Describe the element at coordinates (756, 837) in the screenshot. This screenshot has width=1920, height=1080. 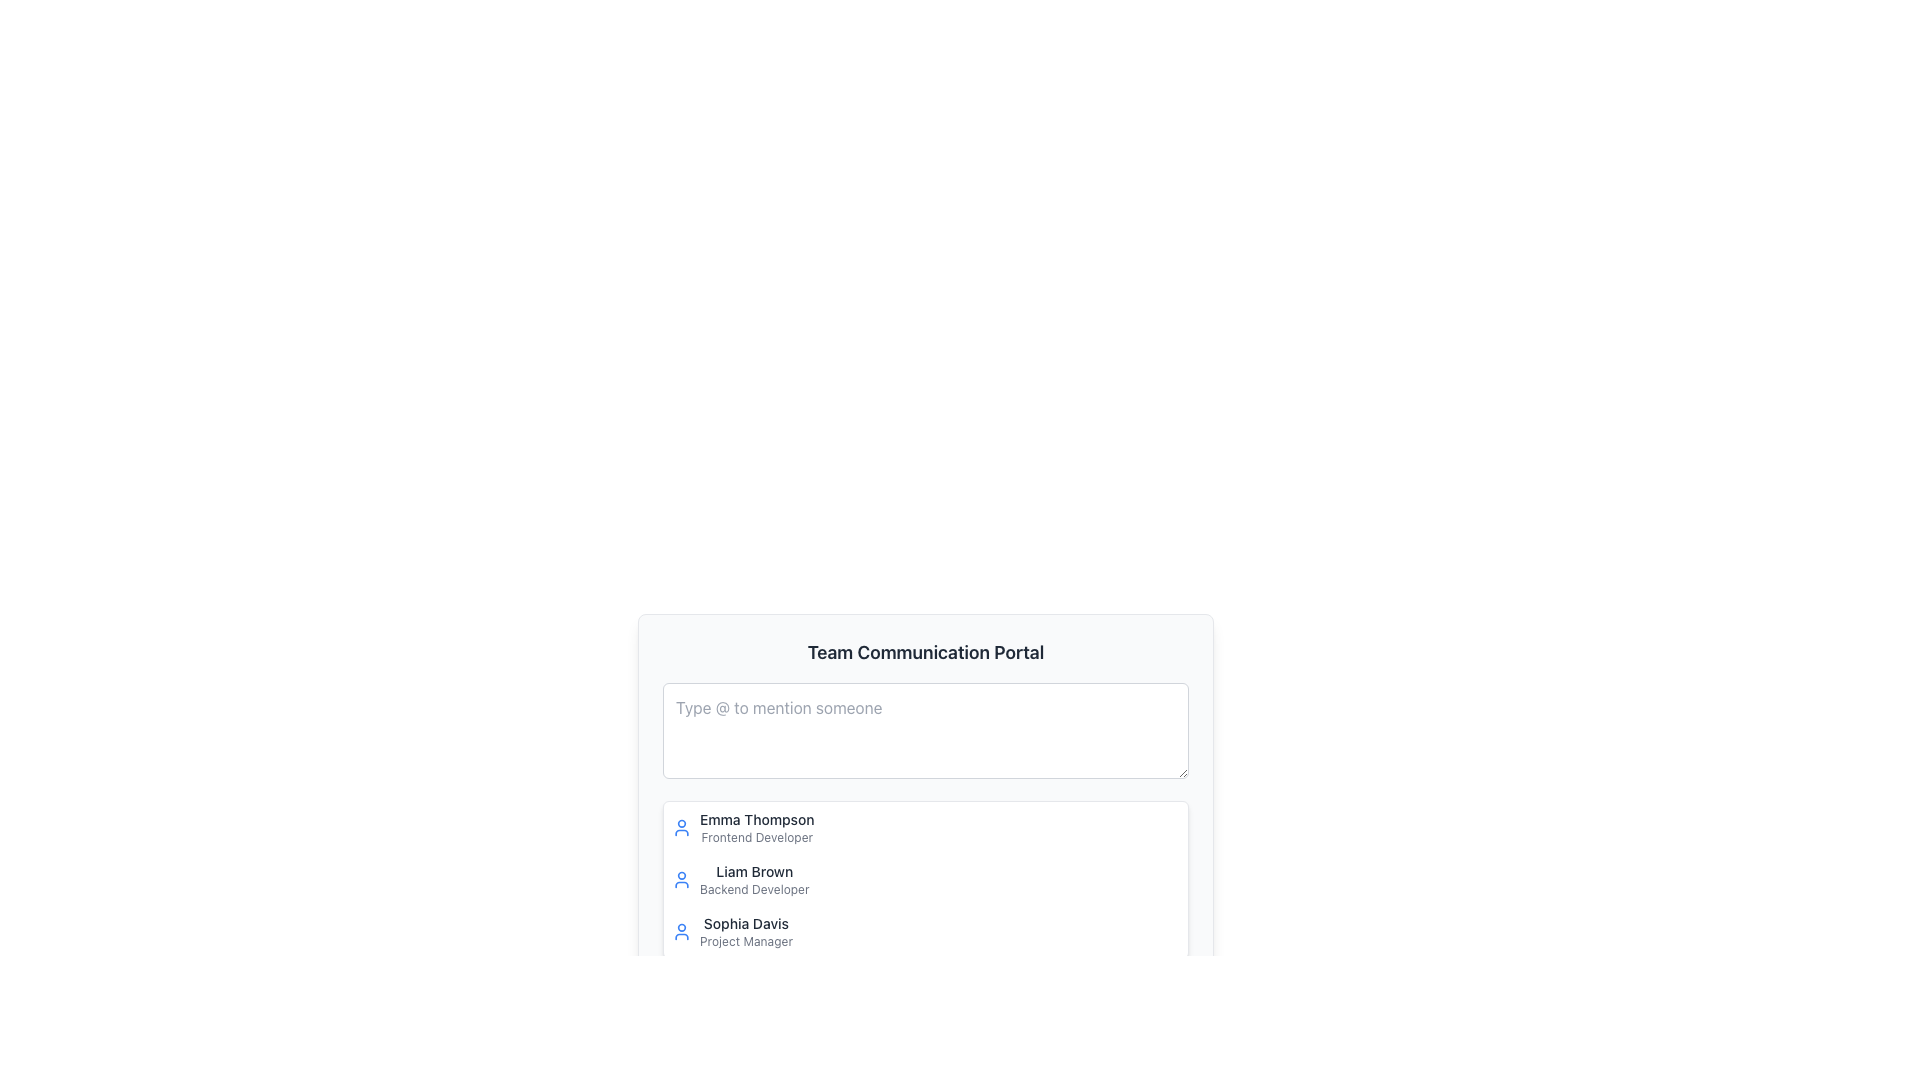
I see `the static text element that reads 'Frontend Developer', which is styled in small gray font and located below 'Emma Thompson' in a vertical list of name-title pairs` at that location.